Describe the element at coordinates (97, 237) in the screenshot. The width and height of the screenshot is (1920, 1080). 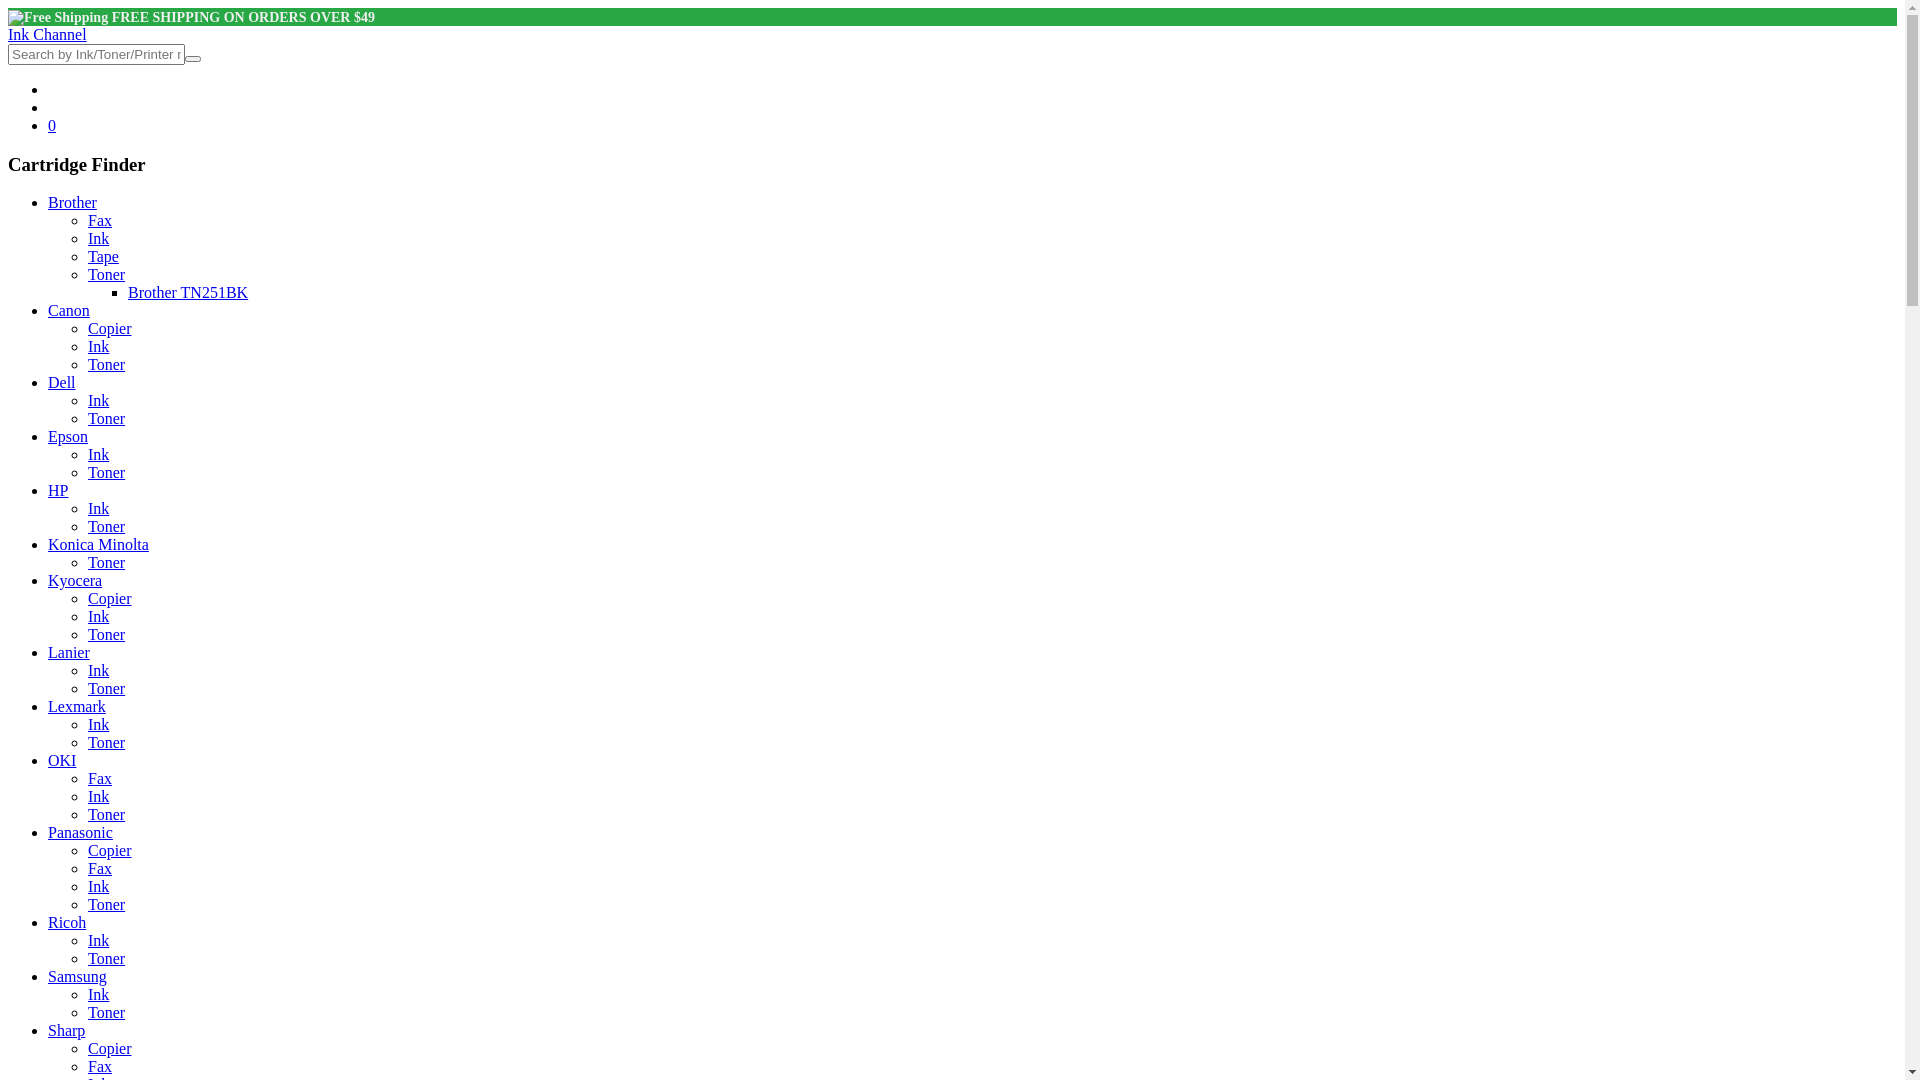
I see `'Ink'` at that location.